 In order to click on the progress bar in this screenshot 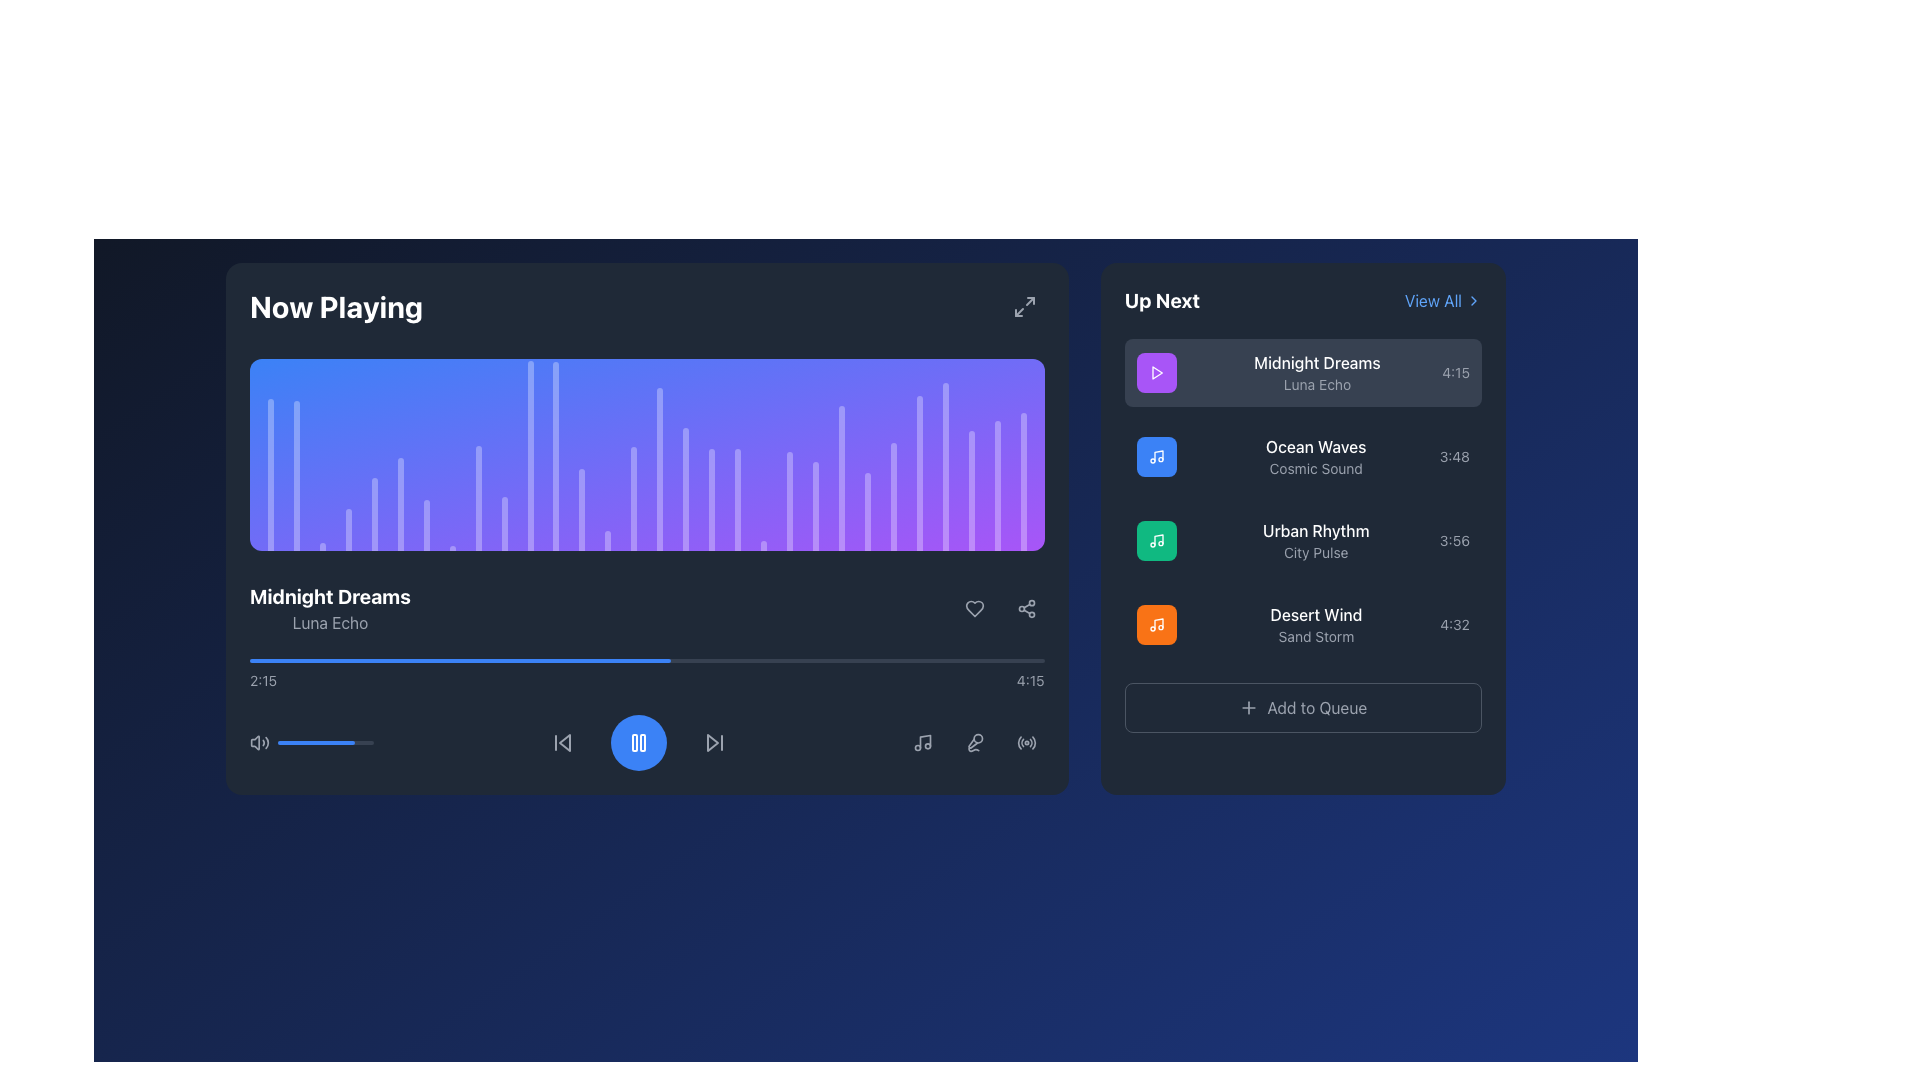, I will do `click(345, 660)`.